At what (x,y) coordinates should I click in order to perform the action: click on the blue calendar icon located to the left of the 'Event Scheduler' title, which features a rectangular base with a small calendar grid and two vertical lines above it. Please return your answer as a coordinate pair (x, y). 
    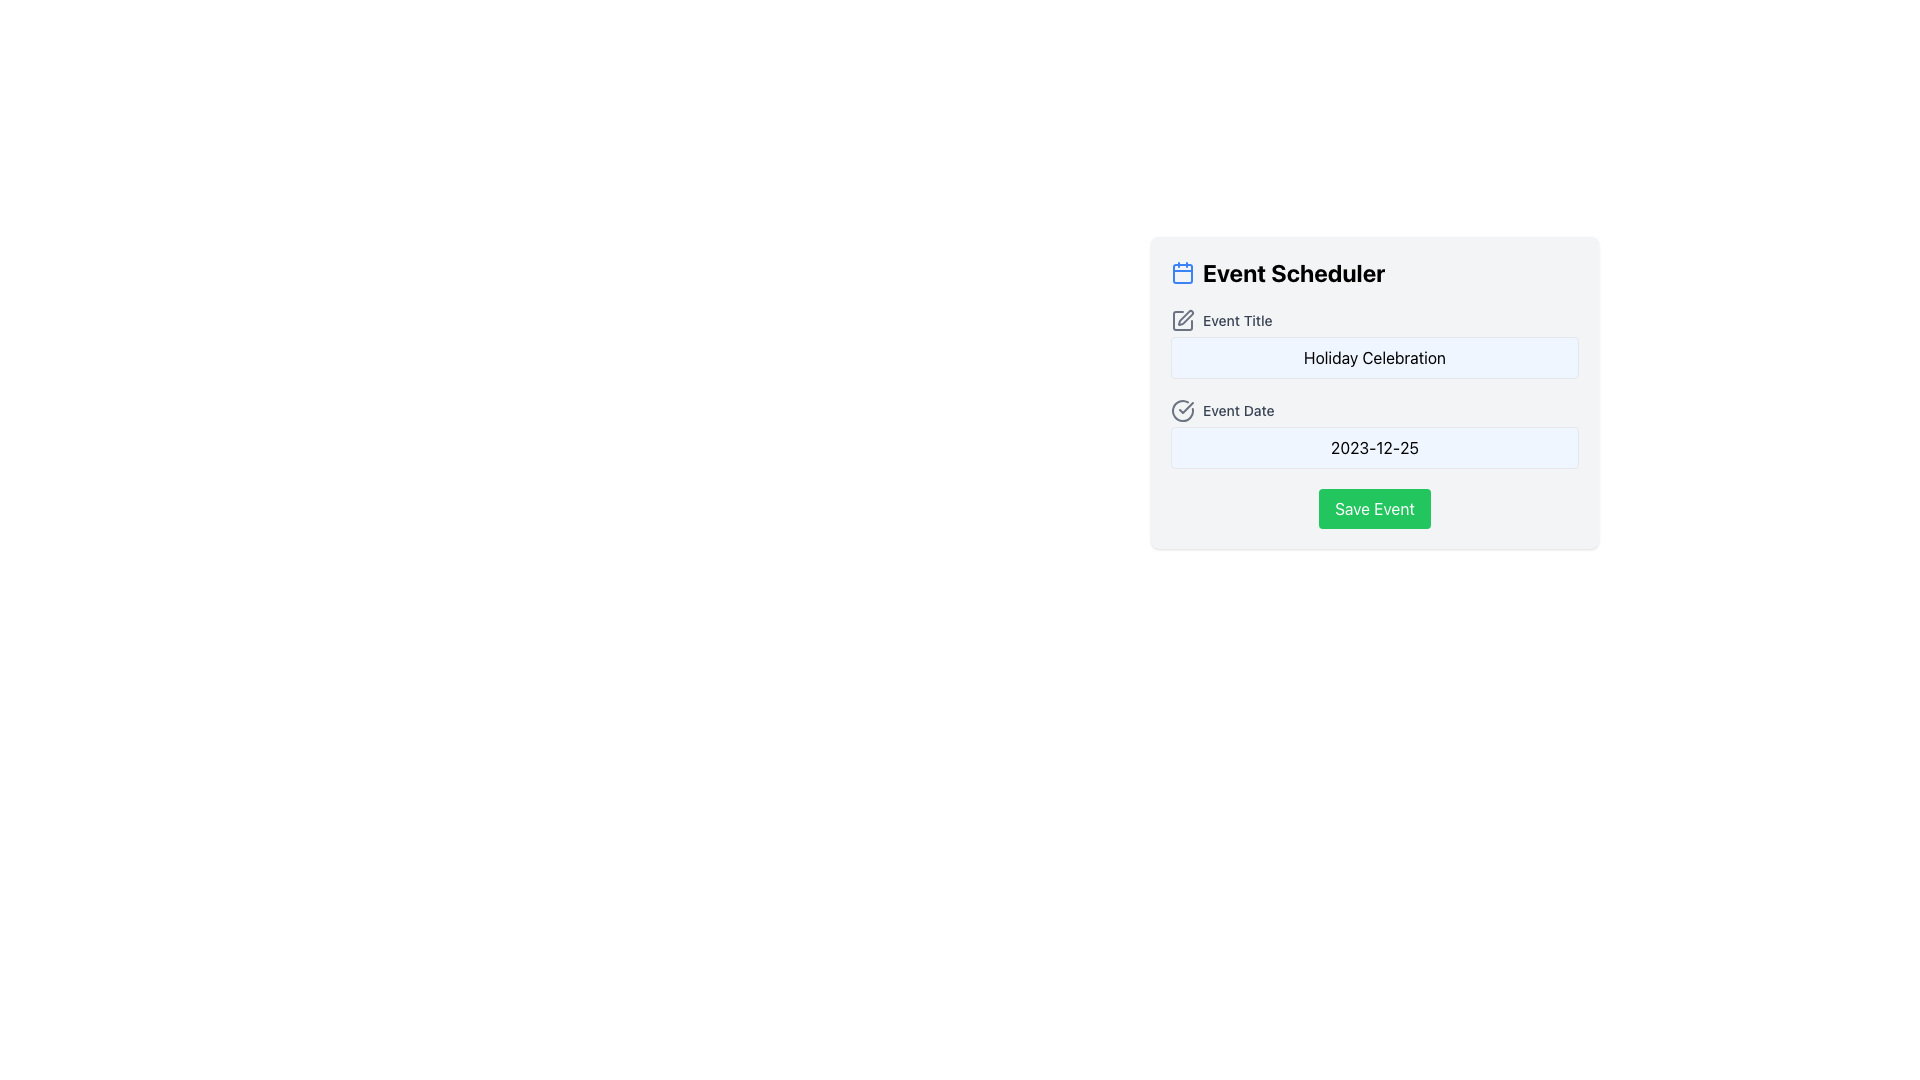
    Looking at the image, I should click on (1182, 273).